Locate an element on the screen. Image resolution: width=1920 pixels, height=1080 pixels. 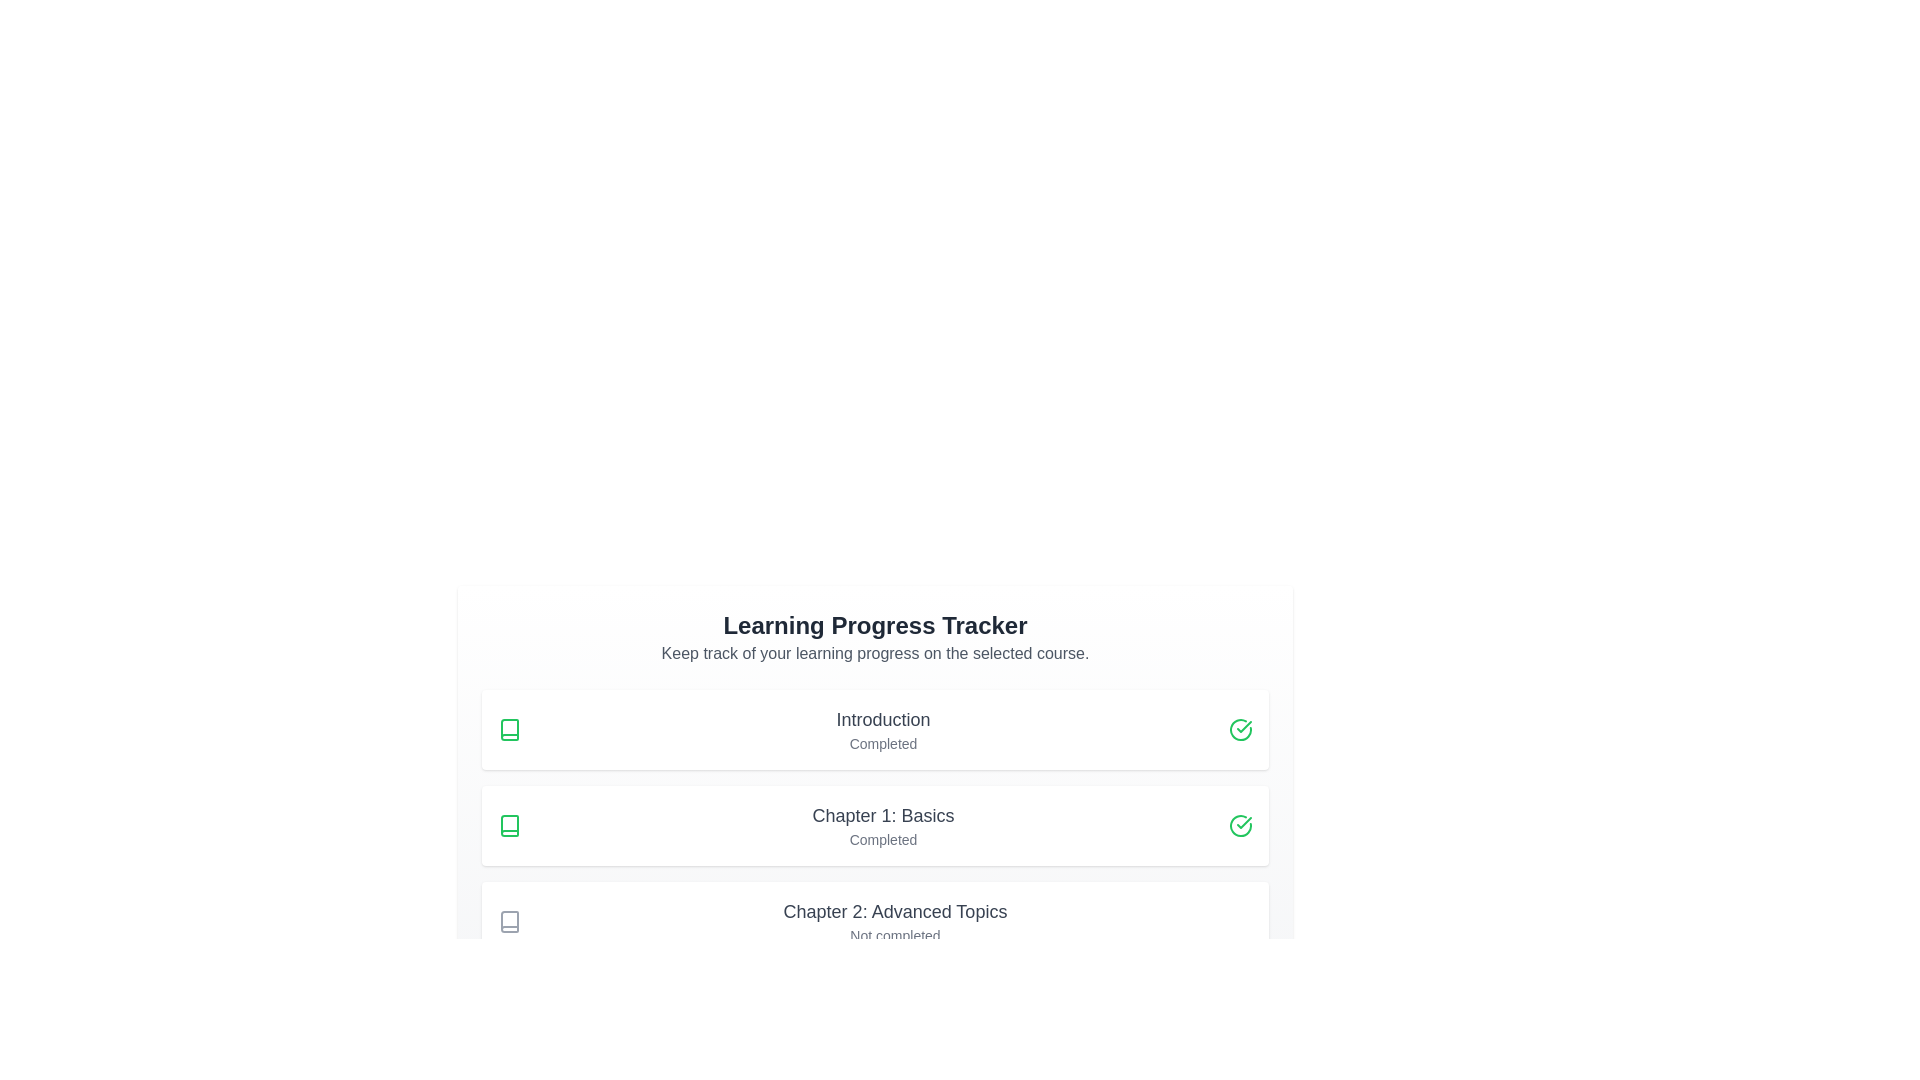
the Text label indicating the completion status of 'Chapter 2: Advanced Topics', which states that the chapter is not completed is located at coordinates (894, 936).